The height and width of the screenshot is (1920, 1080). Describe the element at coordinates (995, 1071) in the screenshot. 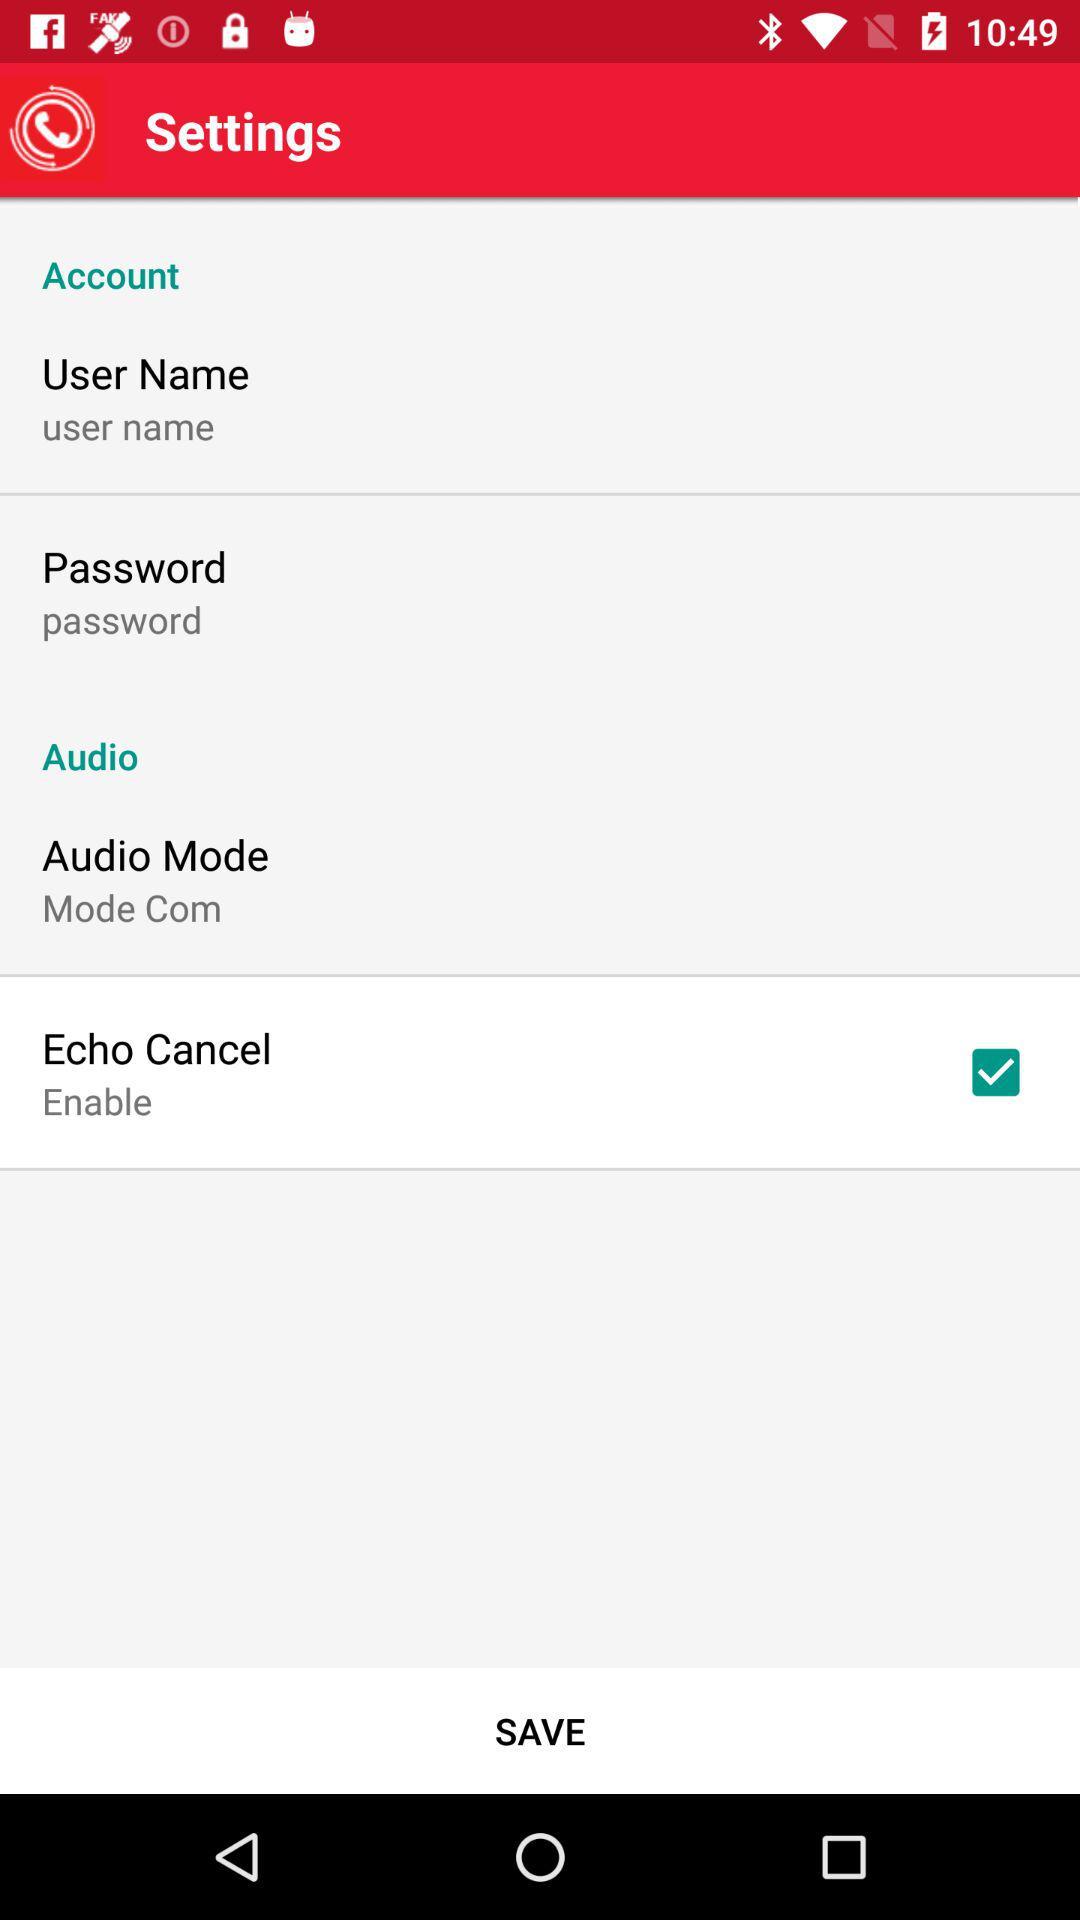

I see `the item next to the echo cancel` at that location.